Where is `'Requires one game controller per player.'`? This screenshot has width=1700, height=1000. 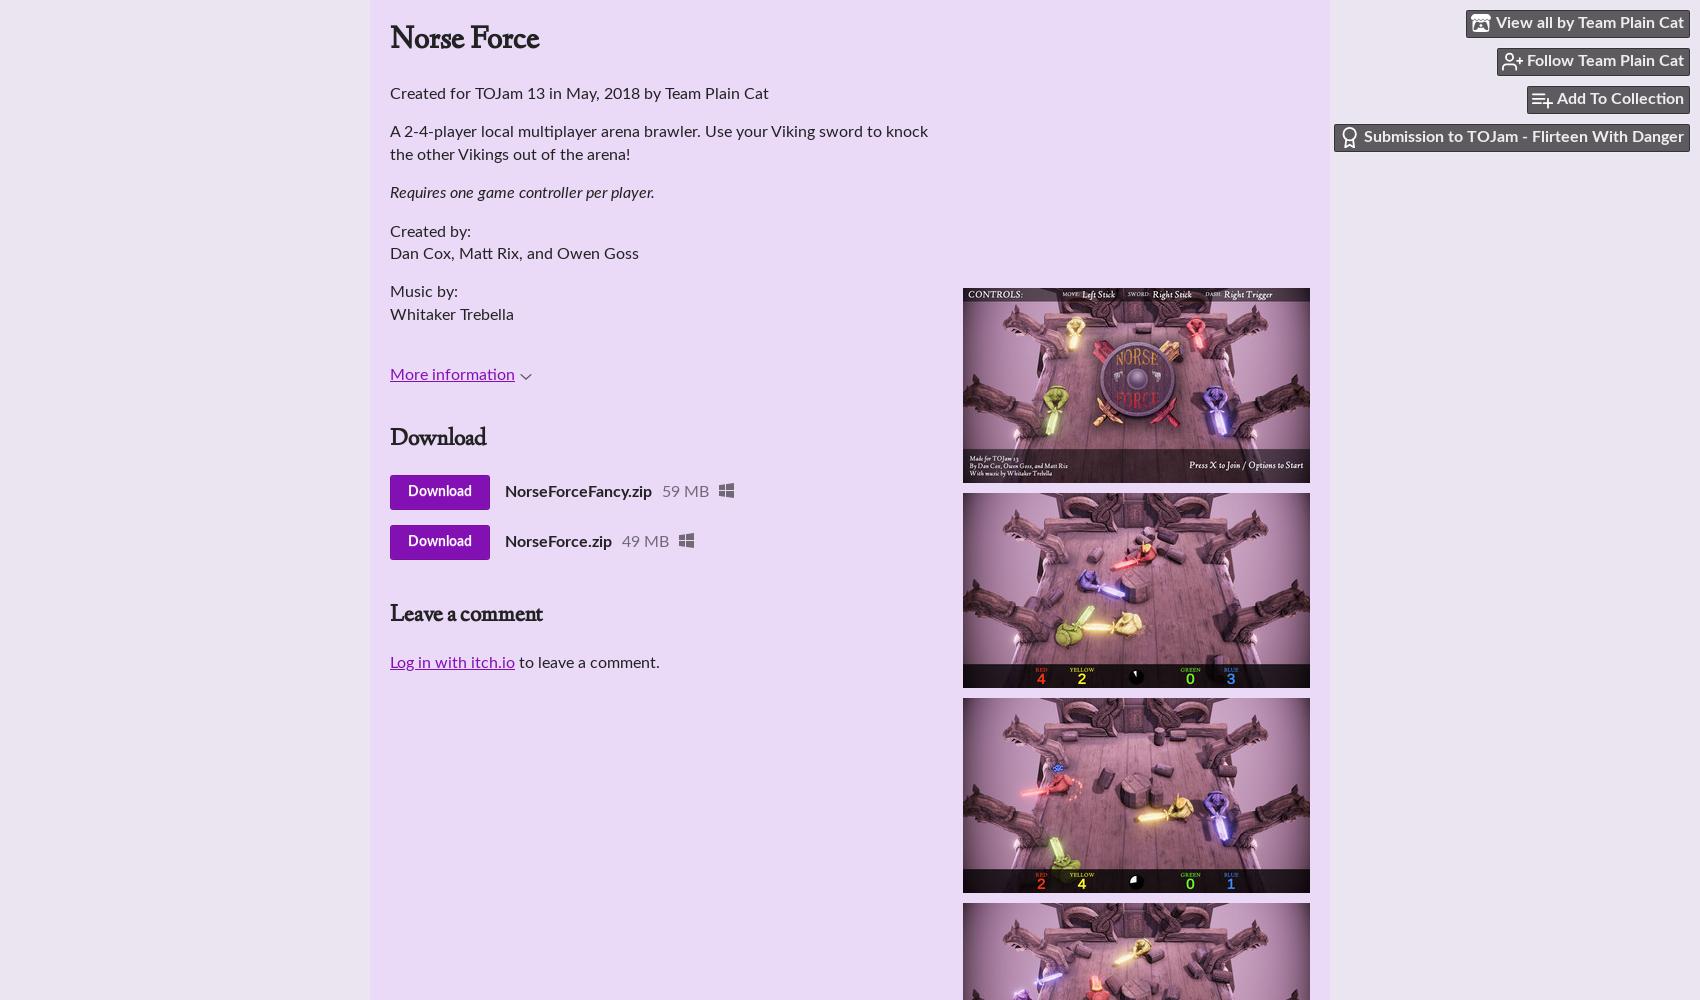
'Requires one game controller per player.' is located at coordinates (522, 192).